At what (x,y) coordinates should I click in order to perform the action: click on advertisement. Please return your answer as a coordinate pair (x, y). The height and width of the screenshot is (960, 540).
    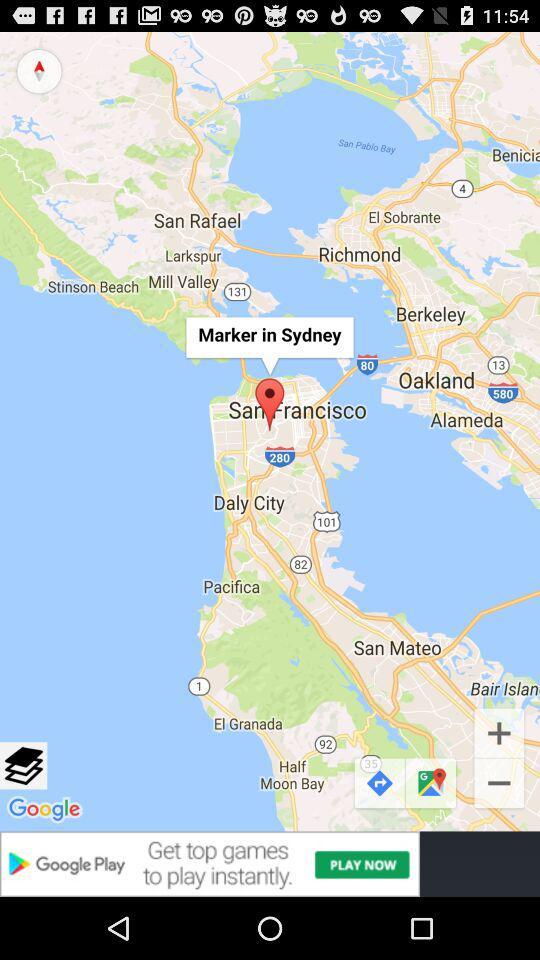
    Looking at the image, I should click on (270, 863).